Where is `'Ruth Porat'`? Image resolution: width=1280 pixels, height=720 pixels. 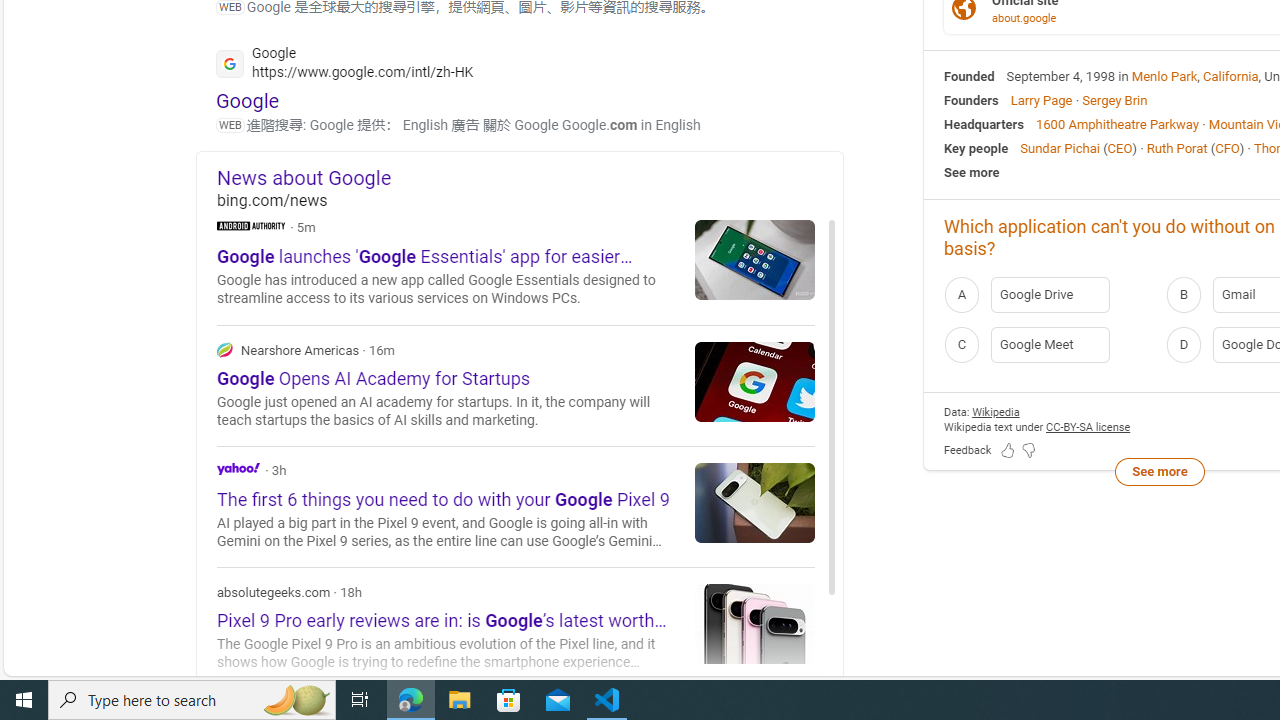 'Ruth Porat' is located at coordinates (1176, 146).